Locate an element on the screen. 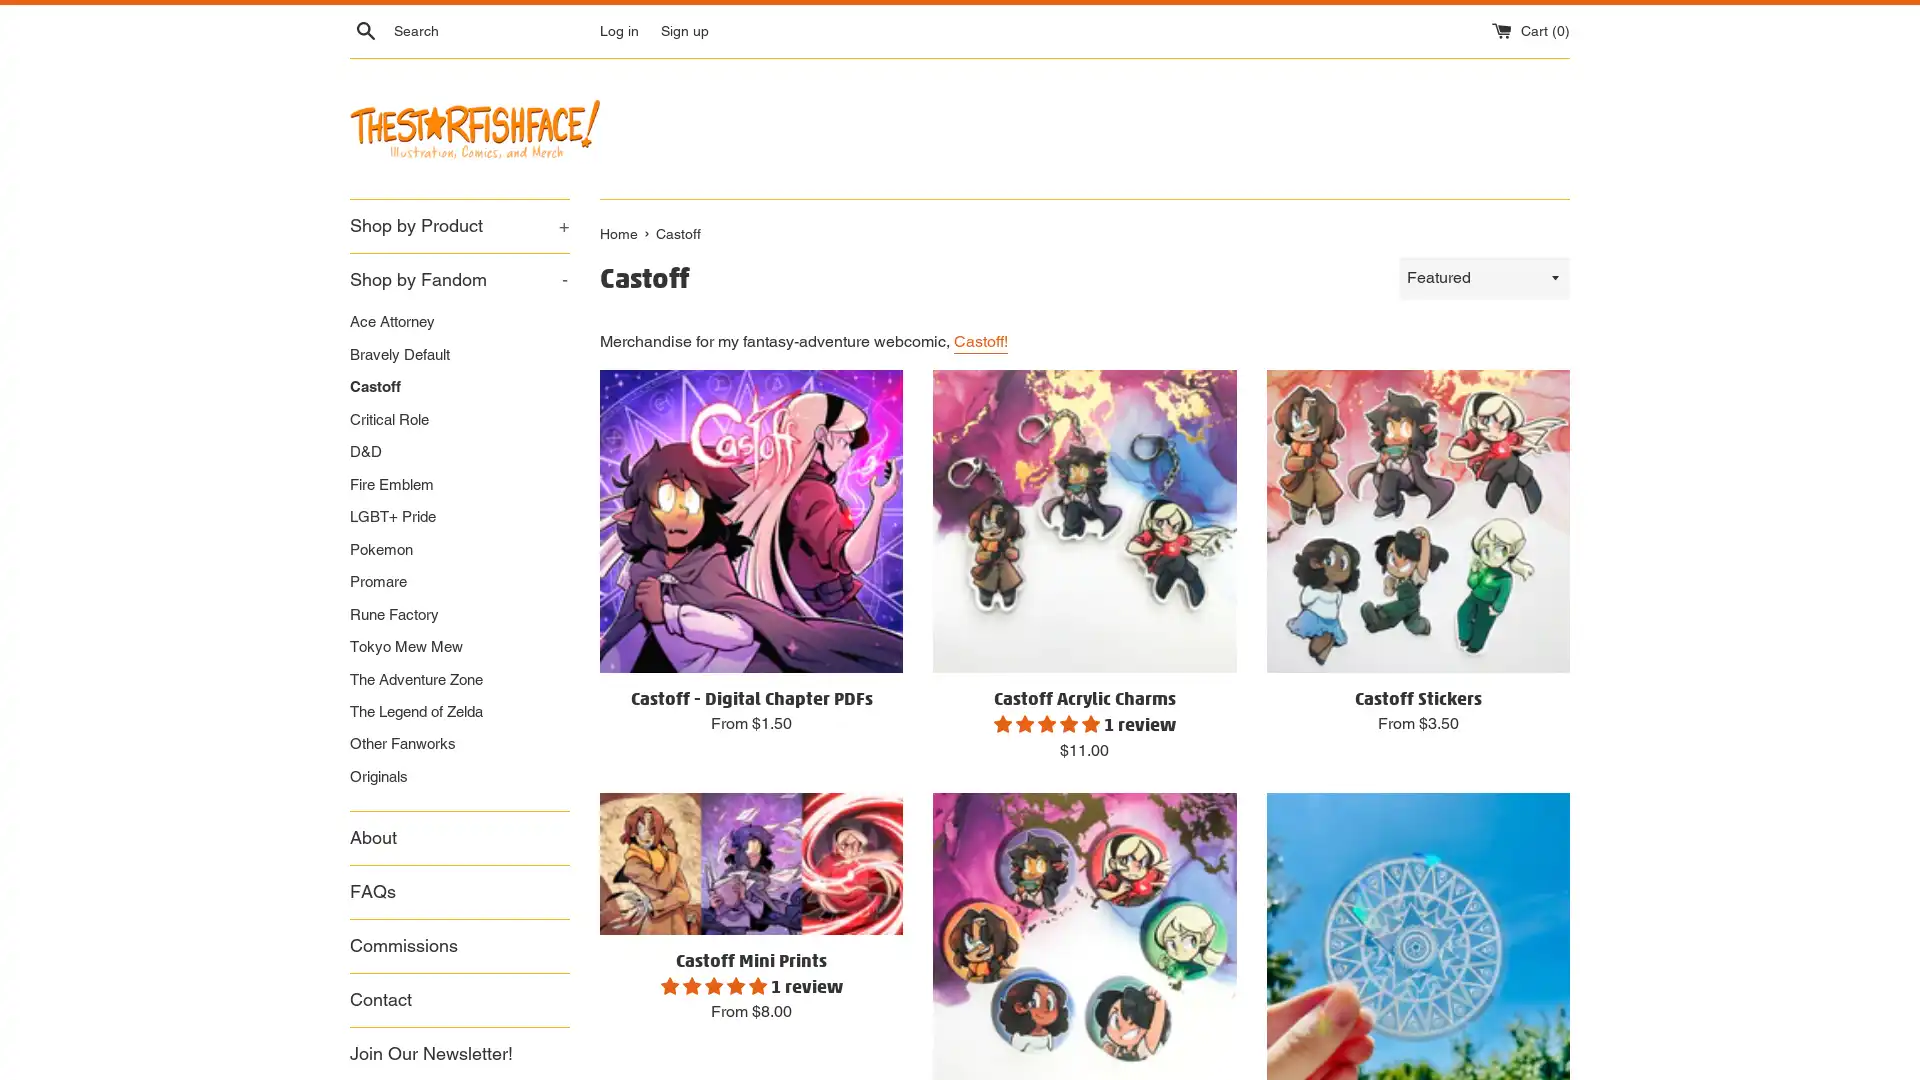  Shop by Fandom is located at coordinates (459, 279).